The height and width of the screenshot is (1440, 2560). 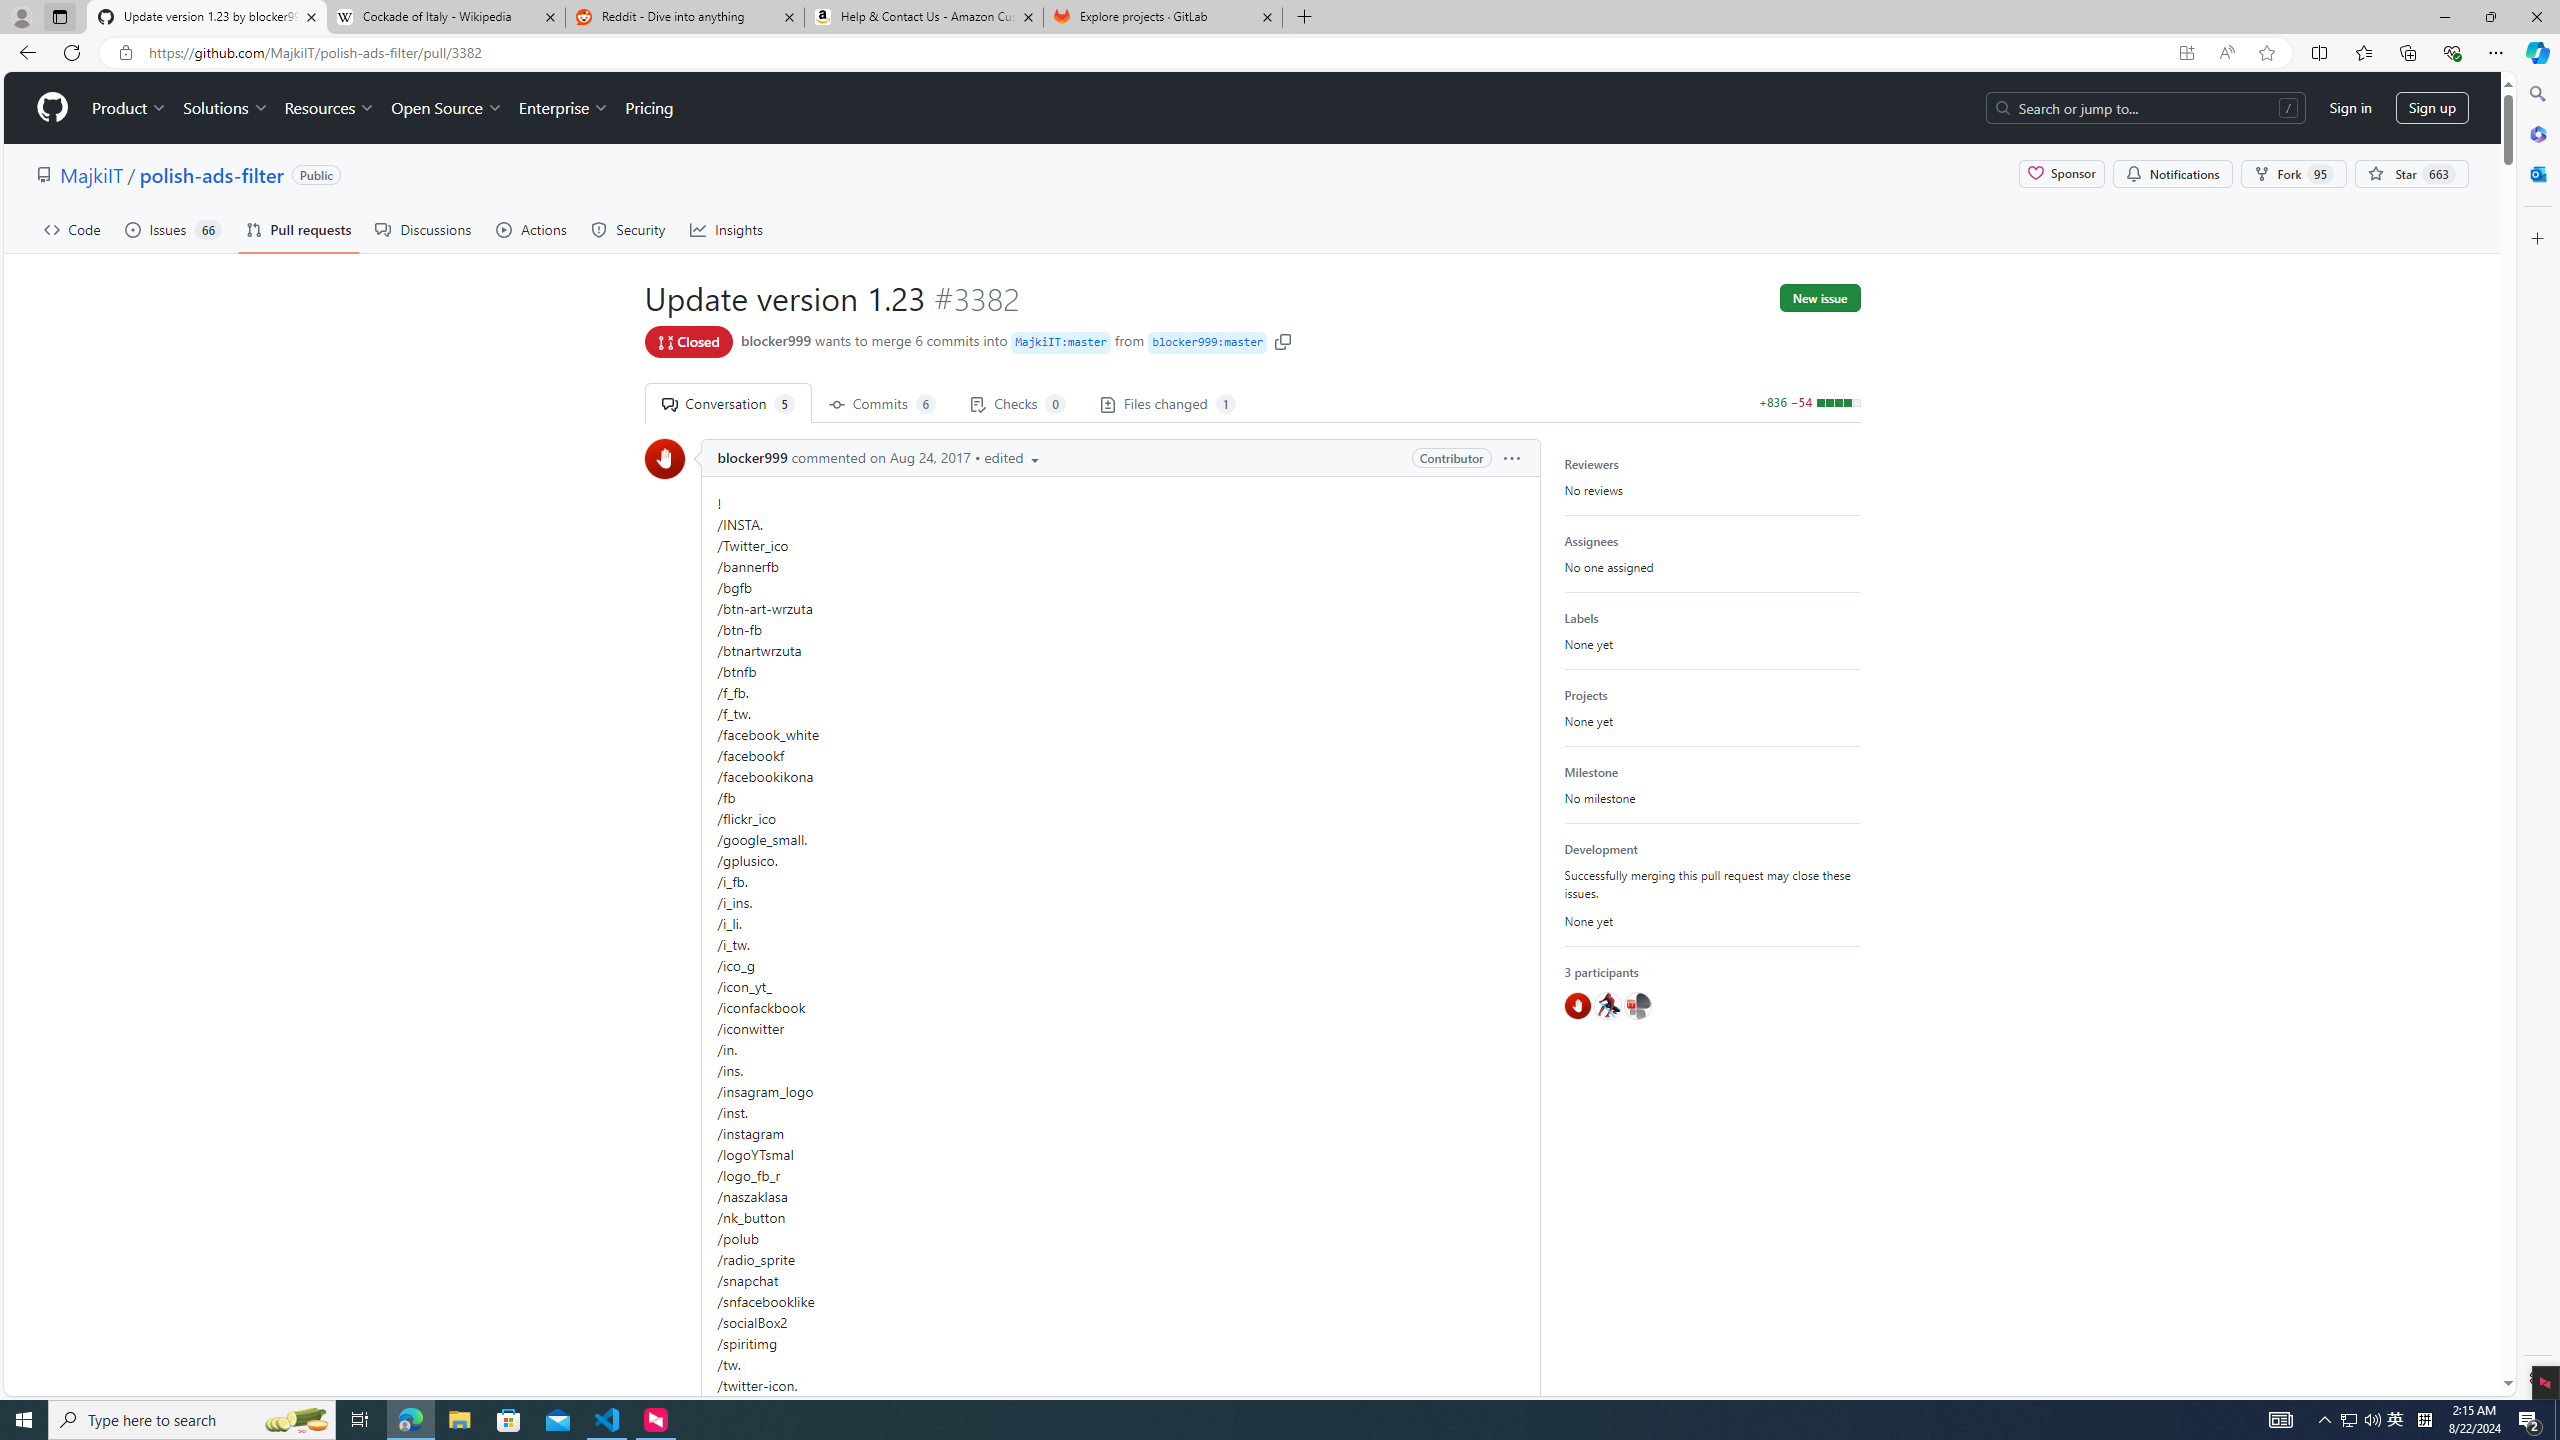 What do you see at coordinates (628, 229) in the screenshot?
I see `'Security'` at bounding box center [628, 229].